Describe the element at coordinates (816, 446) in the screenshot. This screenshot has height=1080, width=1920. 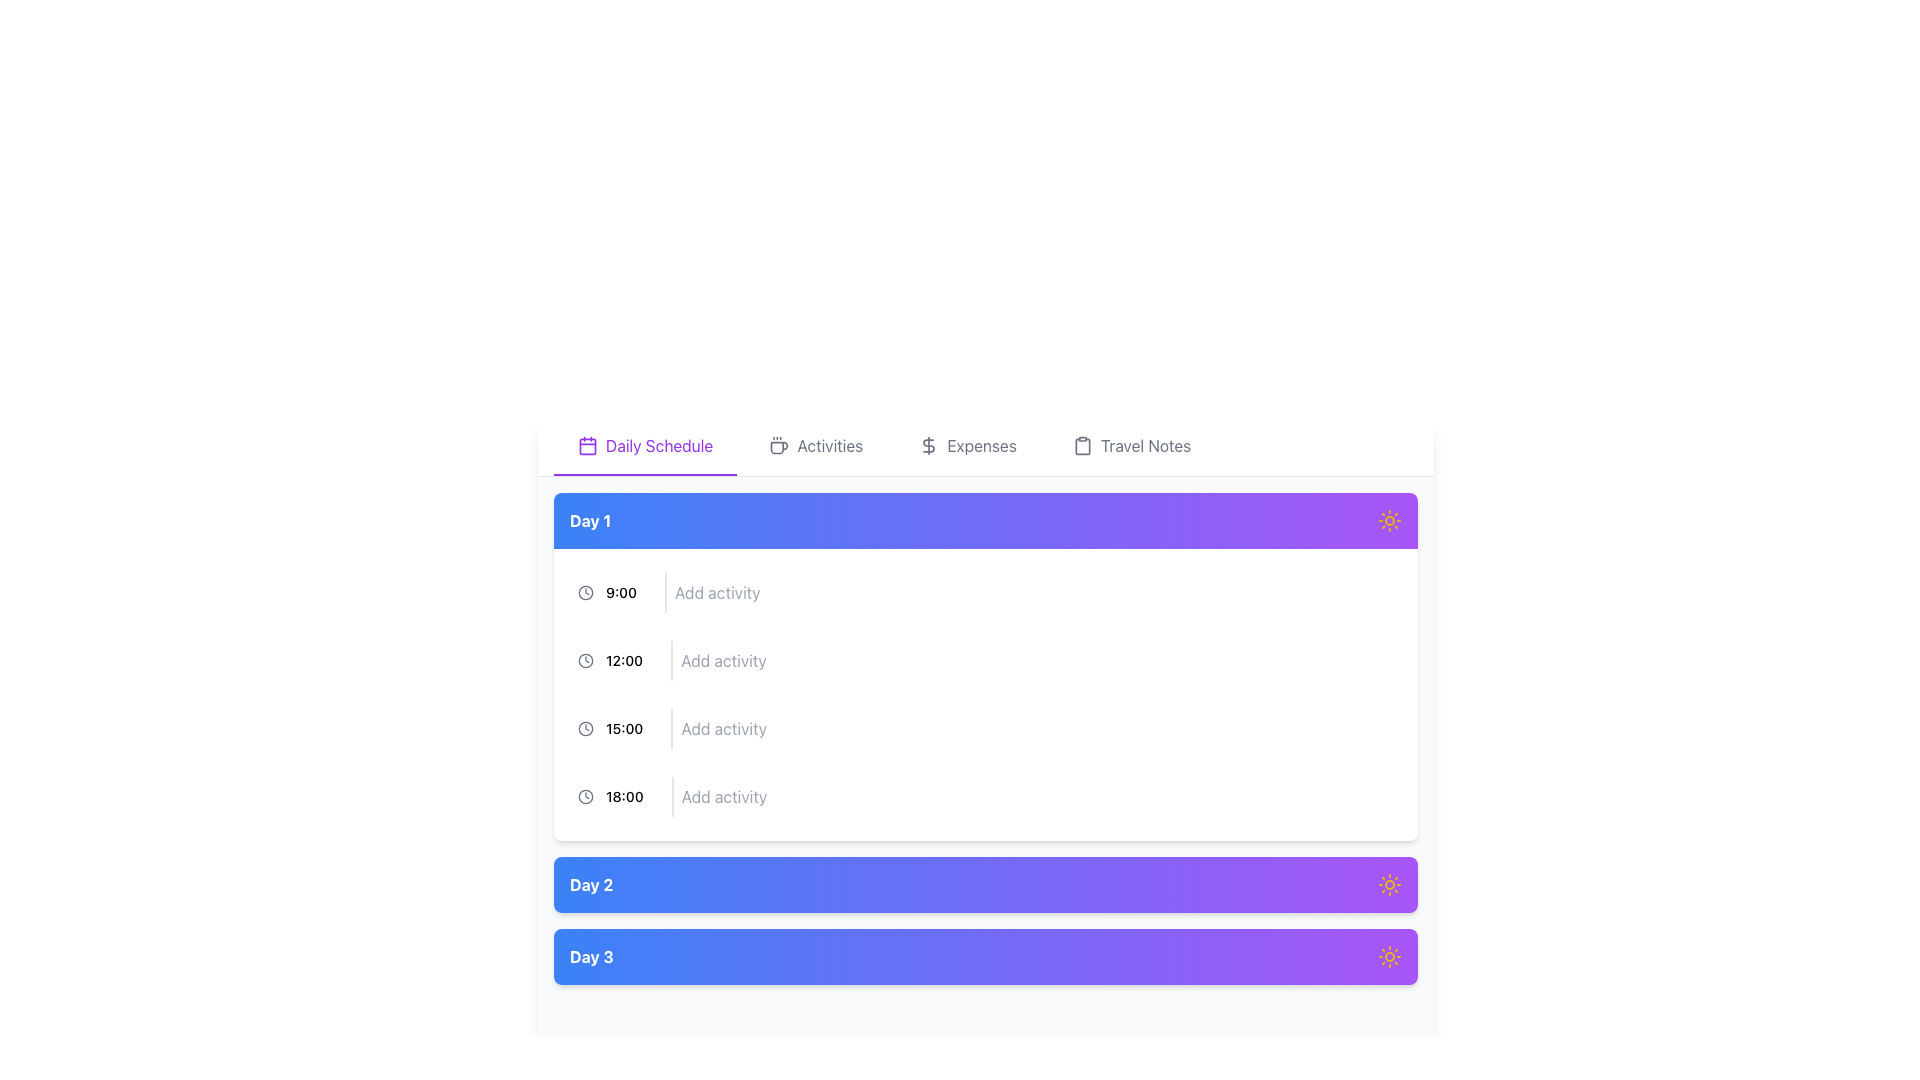
I see `the 'Activities' navigation button, which features an icon resembling a cup and is styled in gray` at that location.